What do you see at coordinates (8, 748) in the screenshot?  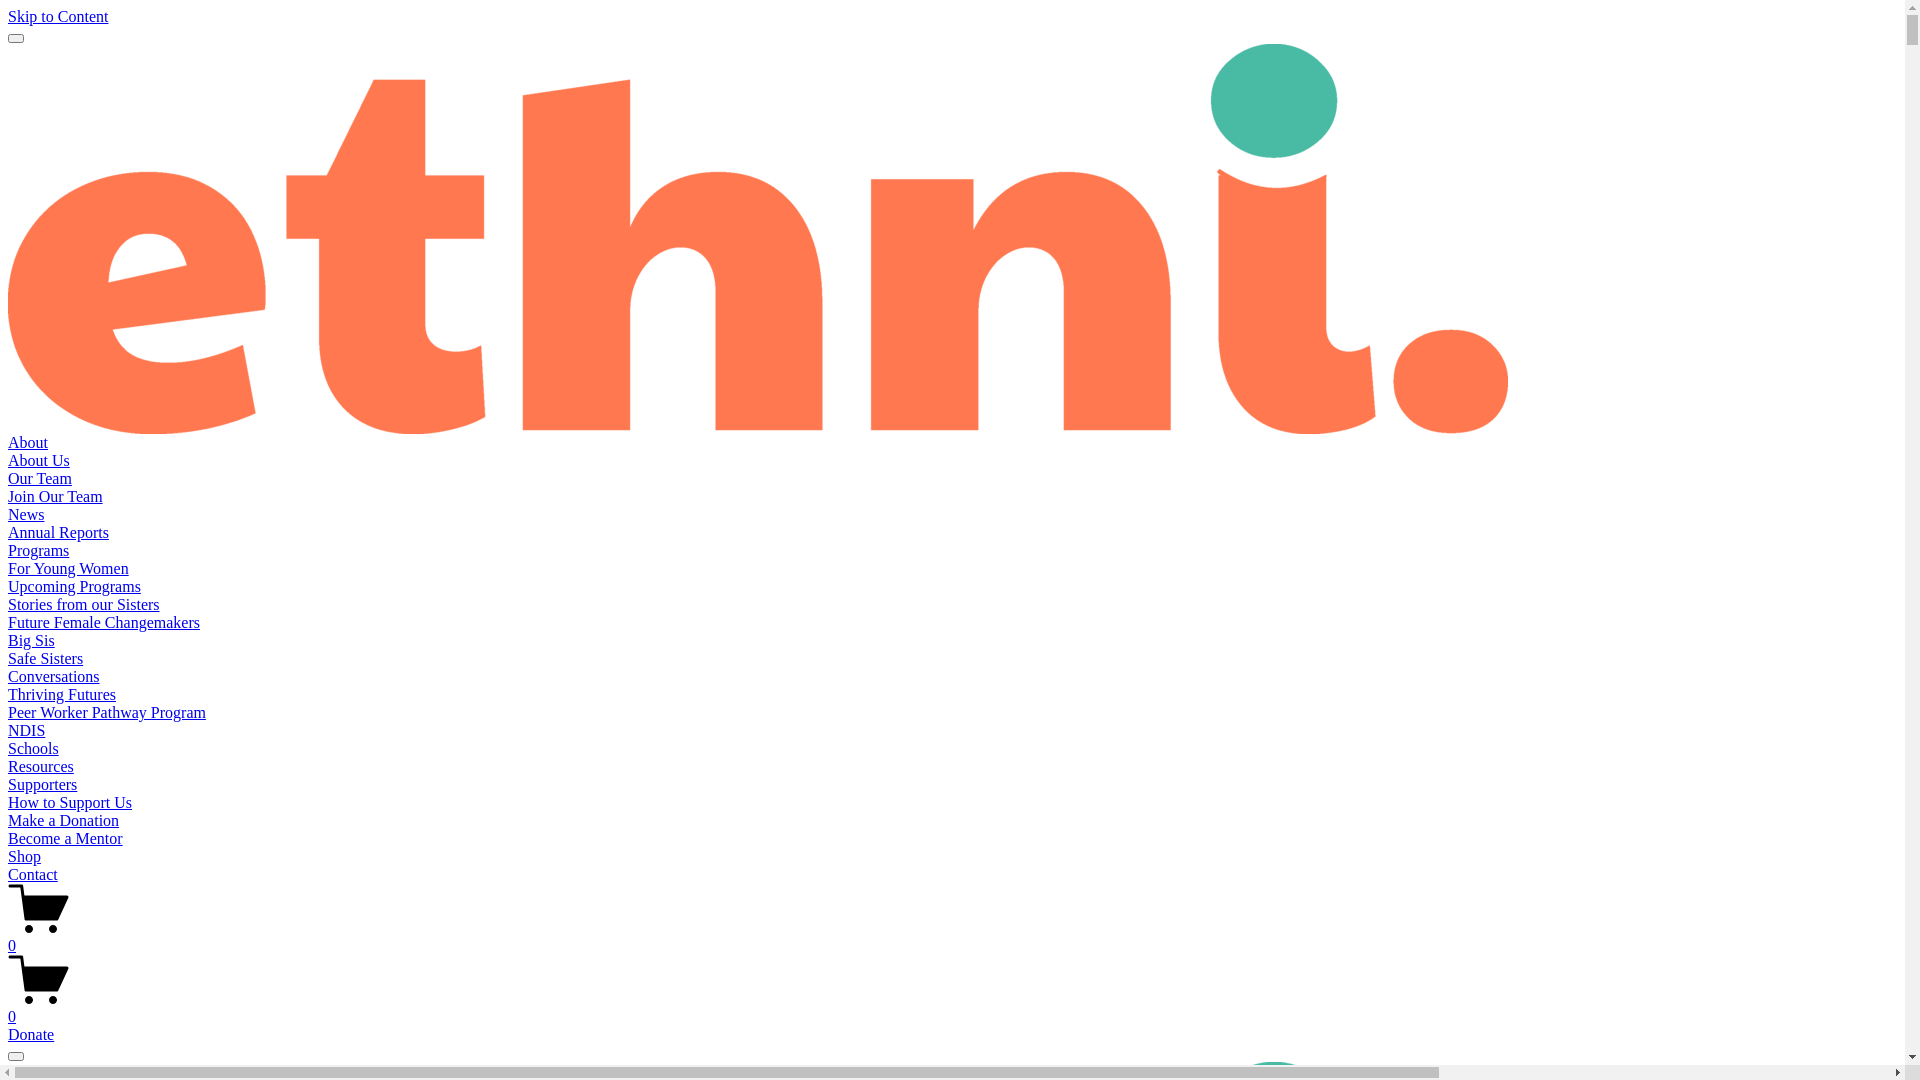 I see `'Schools'` at bounding box center [8, 748].